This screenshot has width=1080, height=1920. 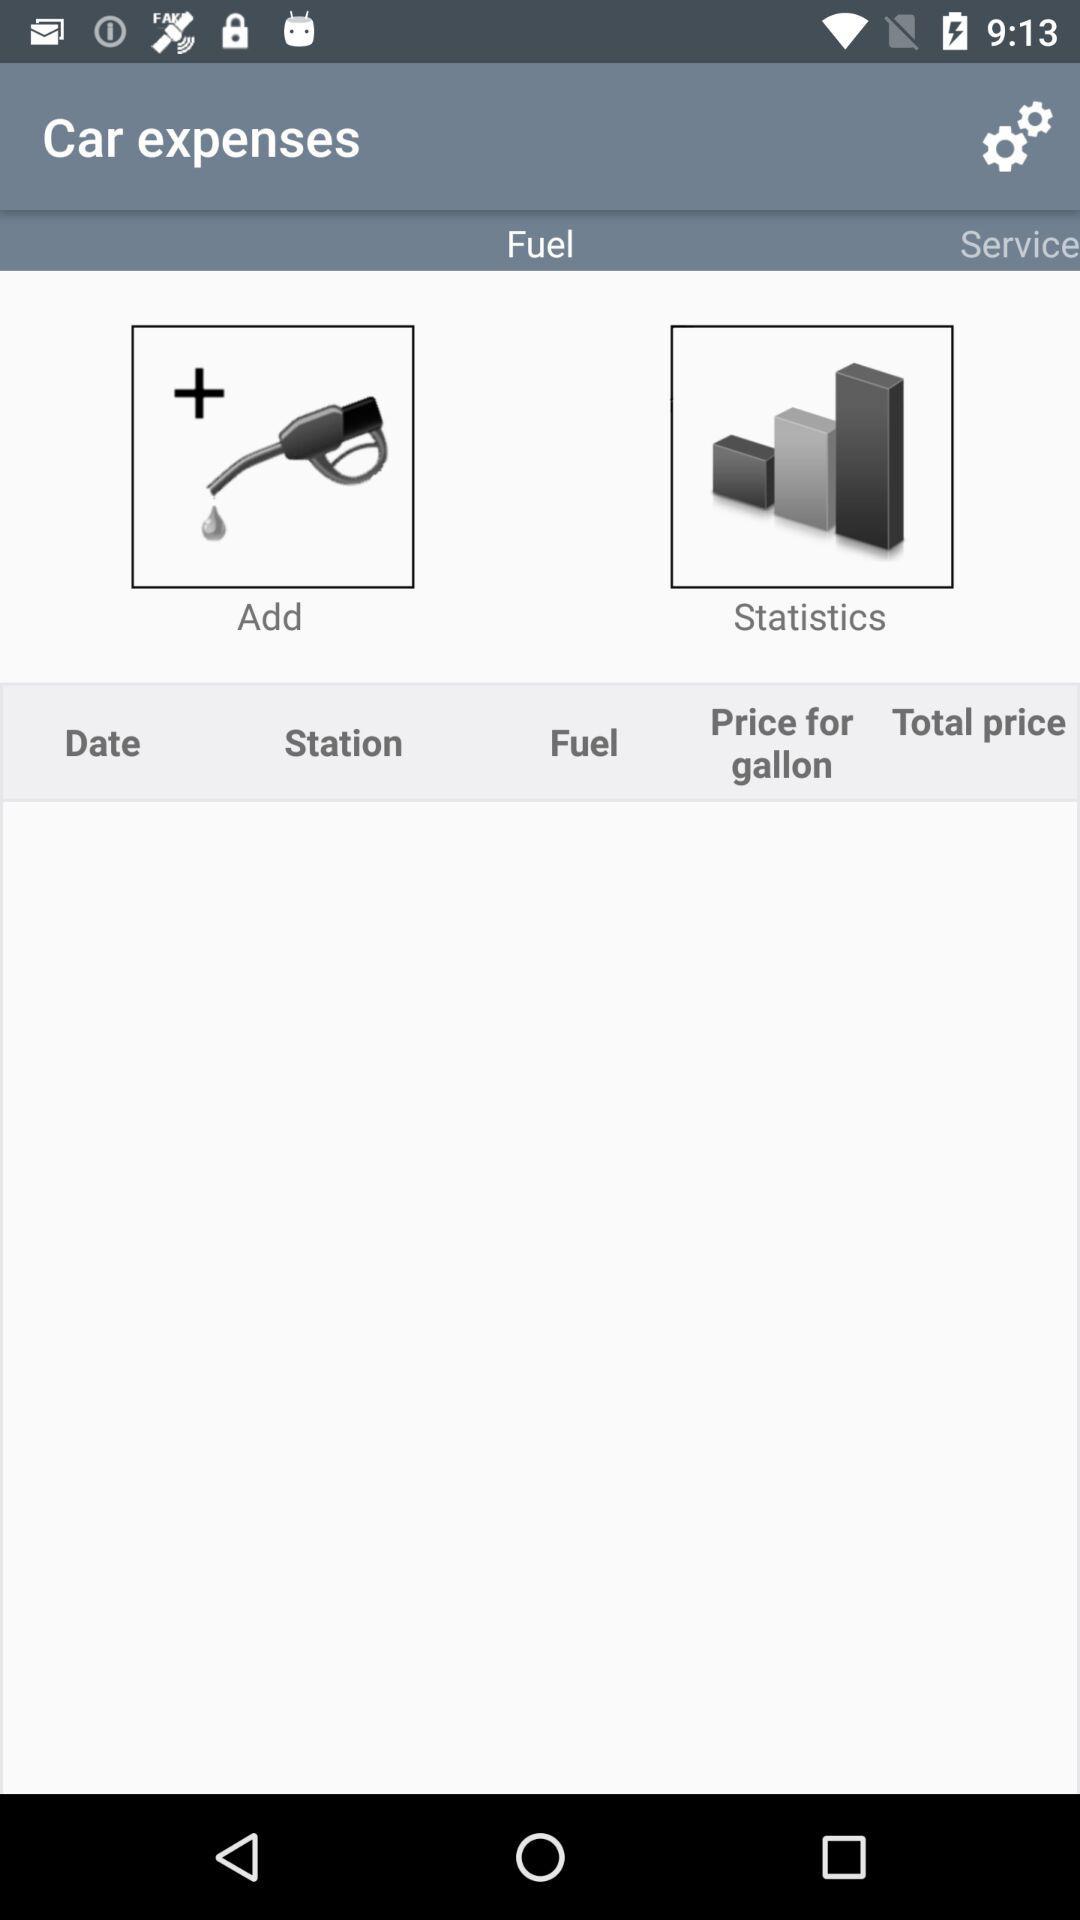 I want to click on gas numbers, so click(x=270, y=455).